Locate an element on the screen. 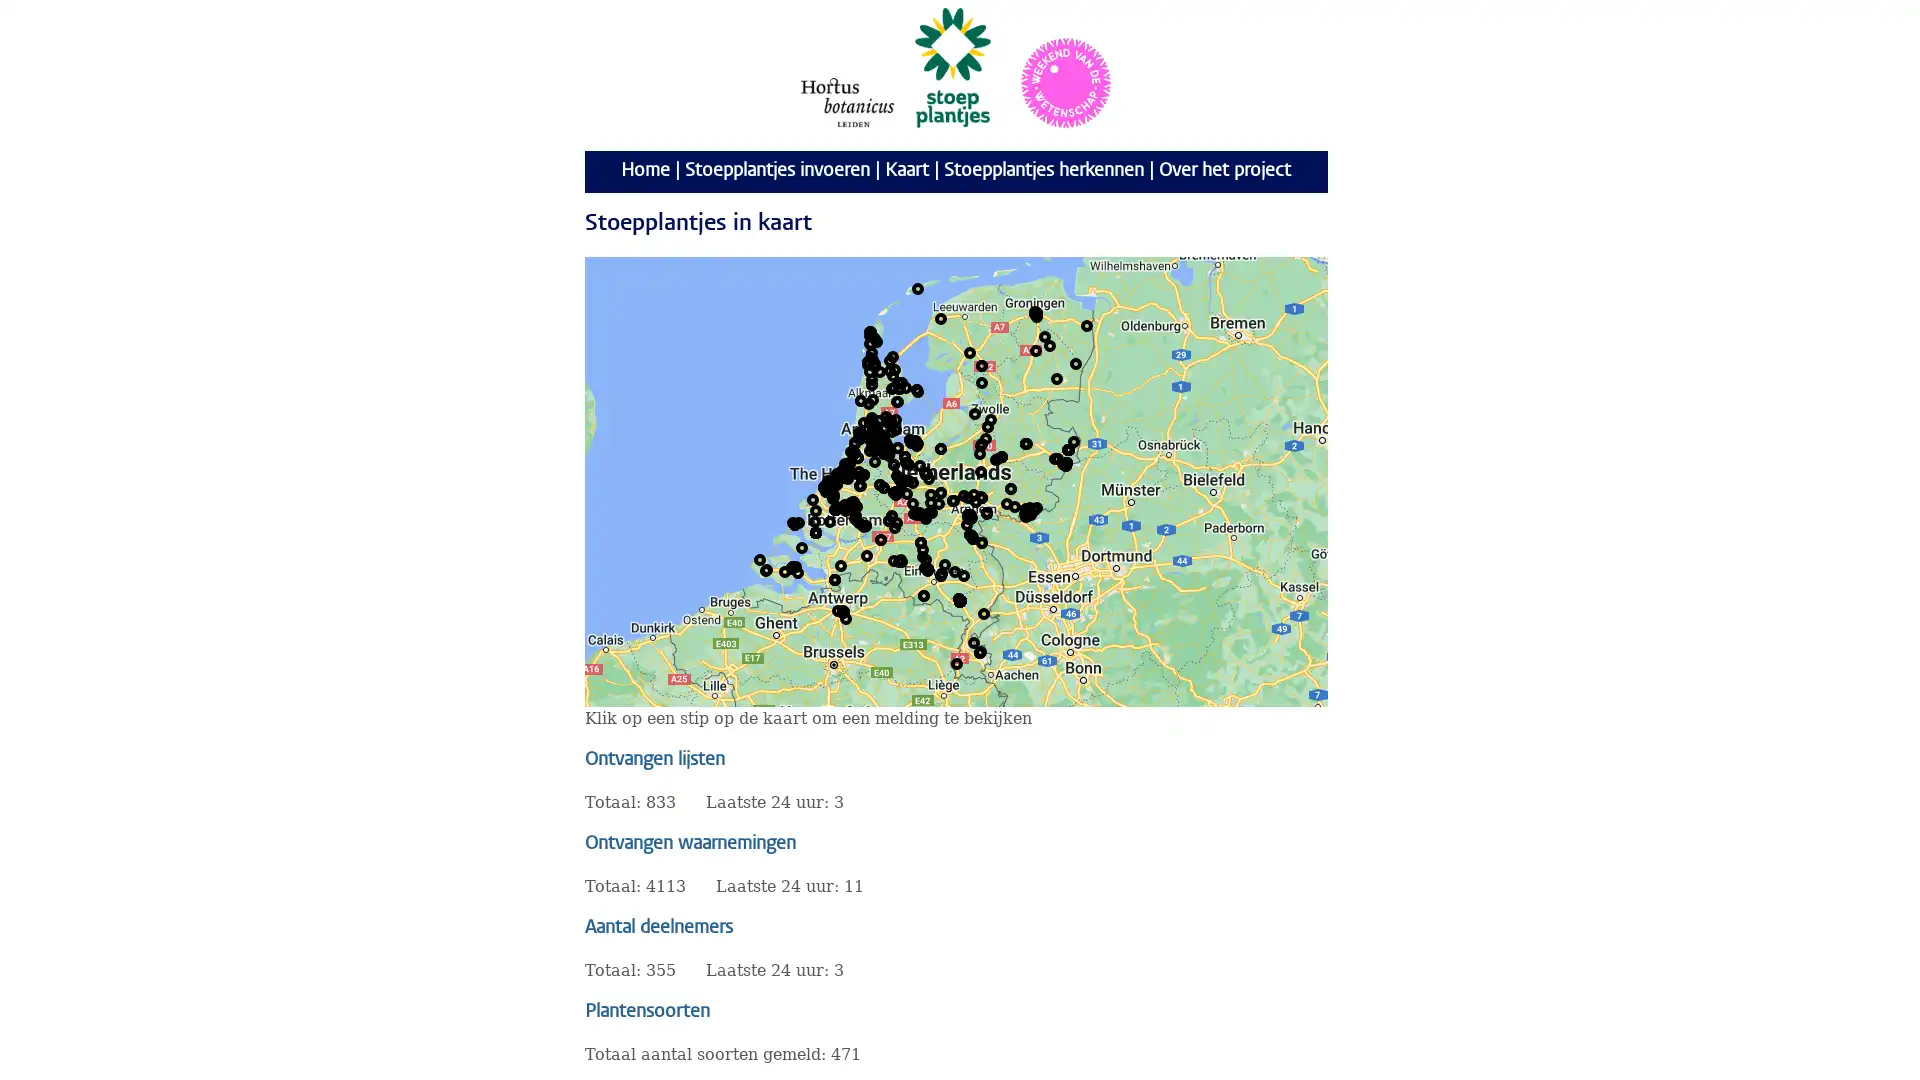  Telling van op 04 mei 2022 is located at coordinates (1026, 515).